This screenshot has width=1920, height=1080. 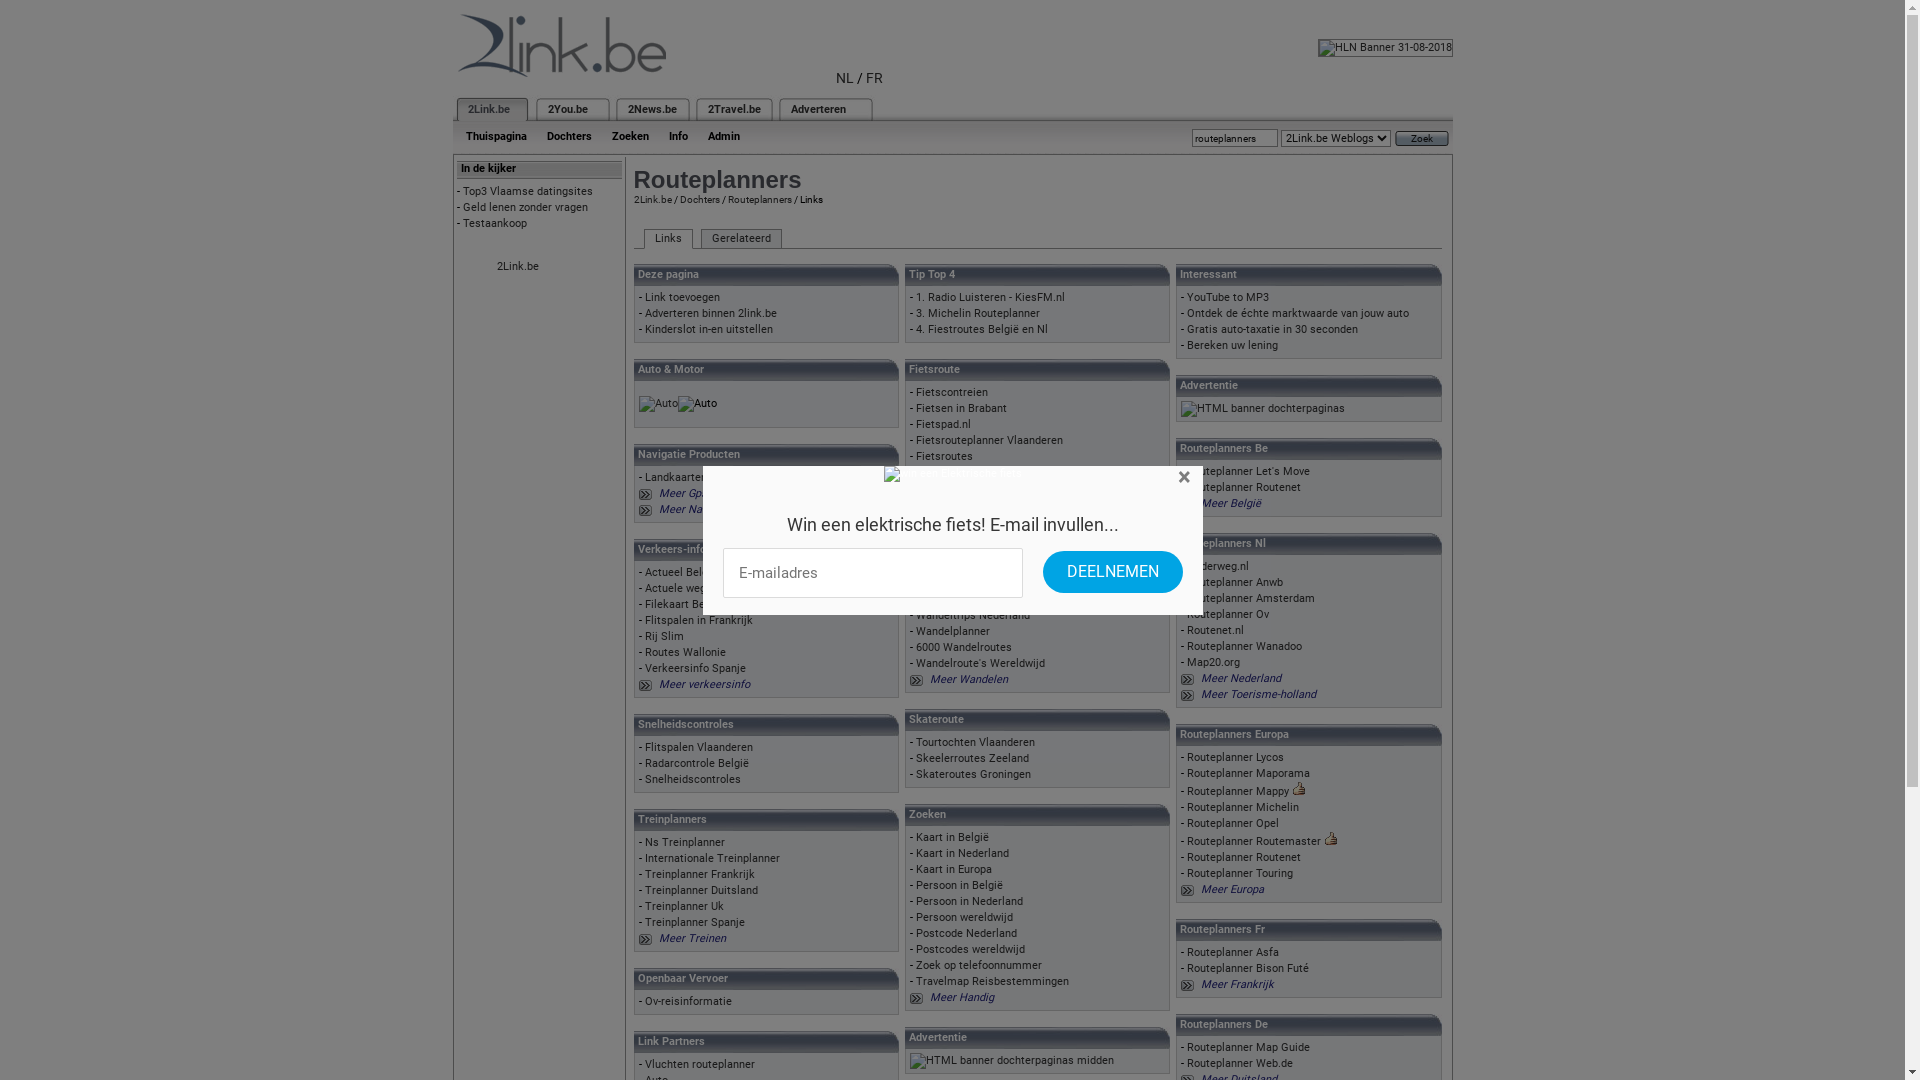 I want to click on 'Routeplanner Wanadoo', so click(x=1243, y=646).